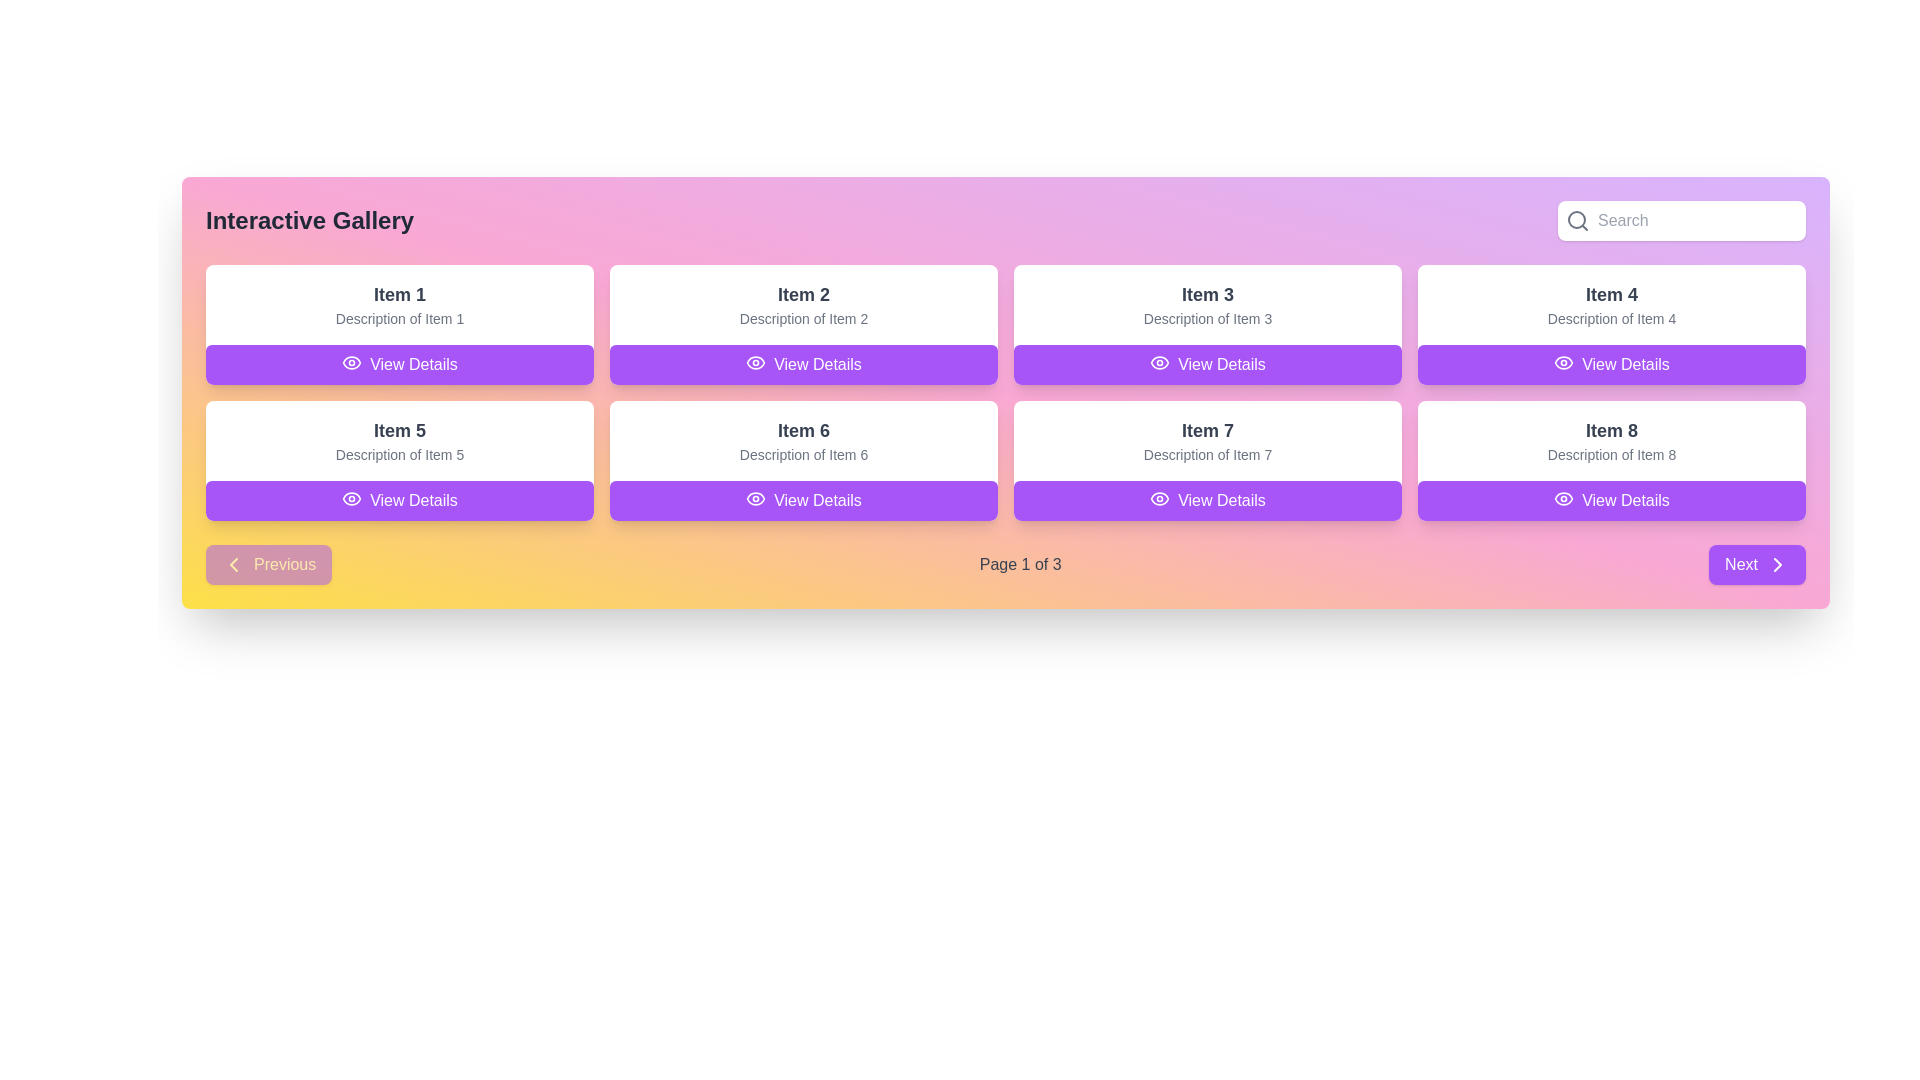  Describe the element at coordinates (234, 564) in the screenshot. I see `the navigational icon within the 'Previous' button located at the bottom-left corner of the layout, indicating the direction to the previous page` at that location.